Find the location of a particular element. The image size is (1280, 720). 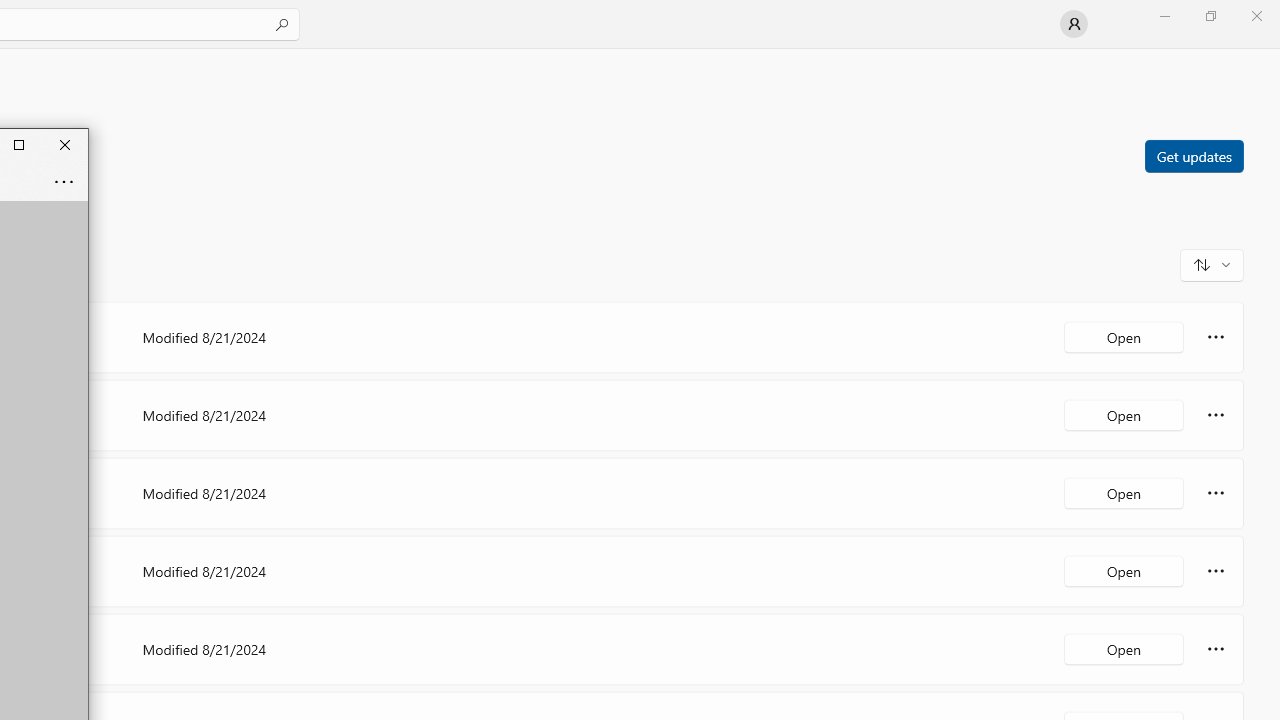

'More options' is located at coordinates (1215, 649).